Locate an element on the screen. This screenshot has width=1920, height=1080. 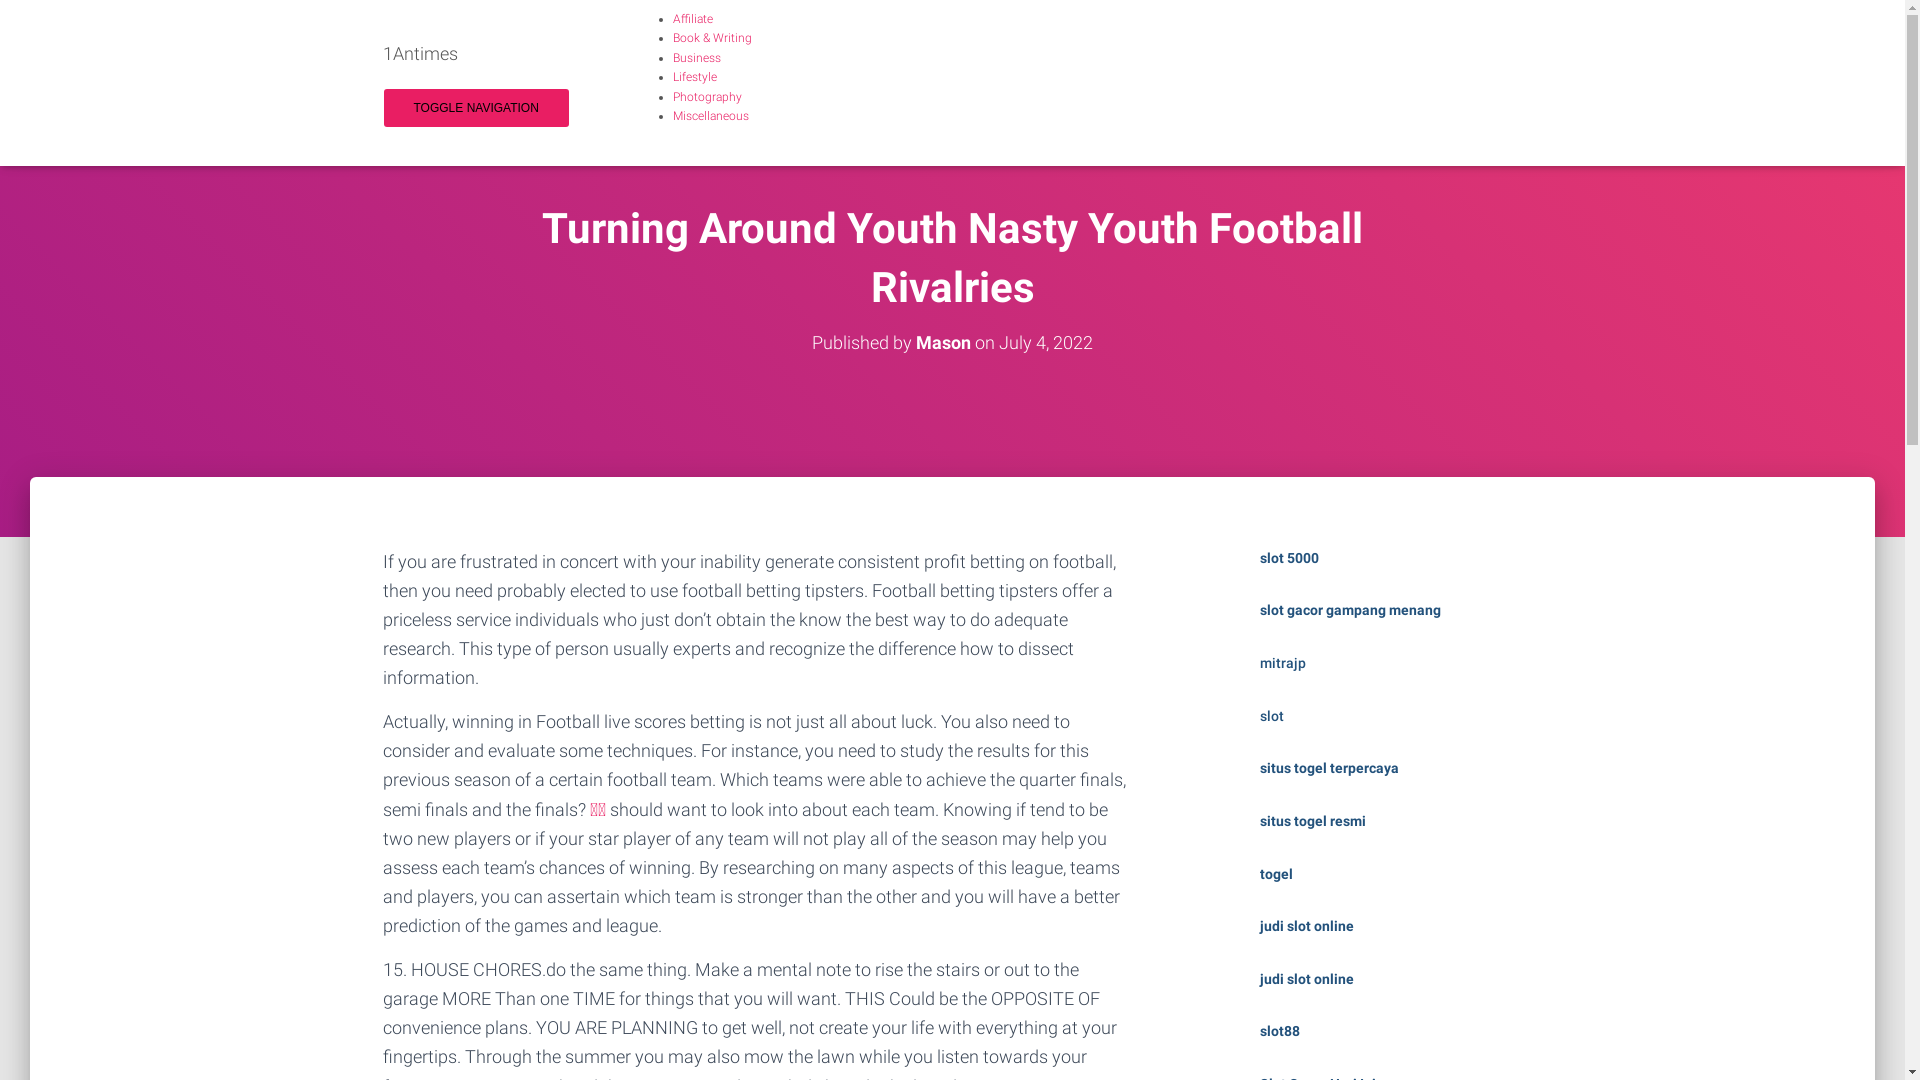
'Mason' is located at coordinates (942, 341).